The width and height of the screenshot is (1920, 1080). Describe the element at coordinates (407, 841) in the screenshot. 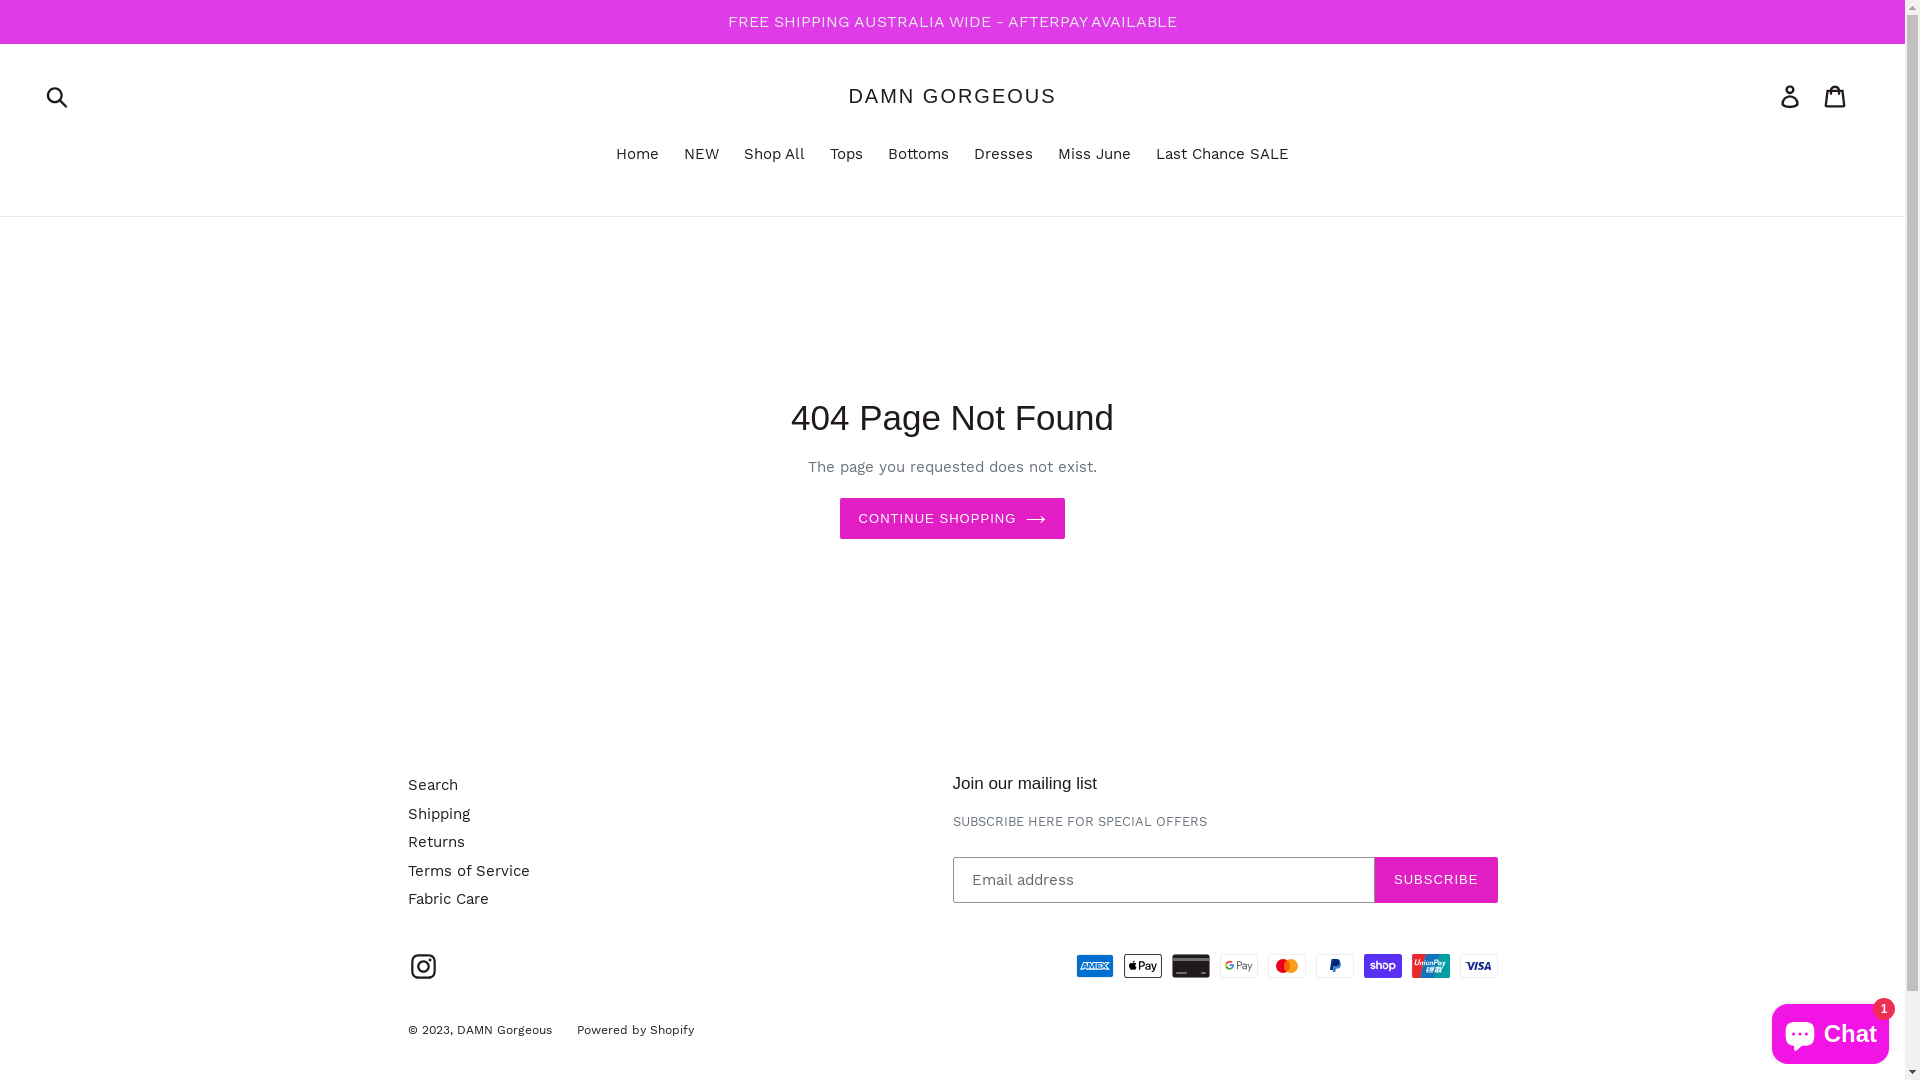

I see `'Returns'` at that location.